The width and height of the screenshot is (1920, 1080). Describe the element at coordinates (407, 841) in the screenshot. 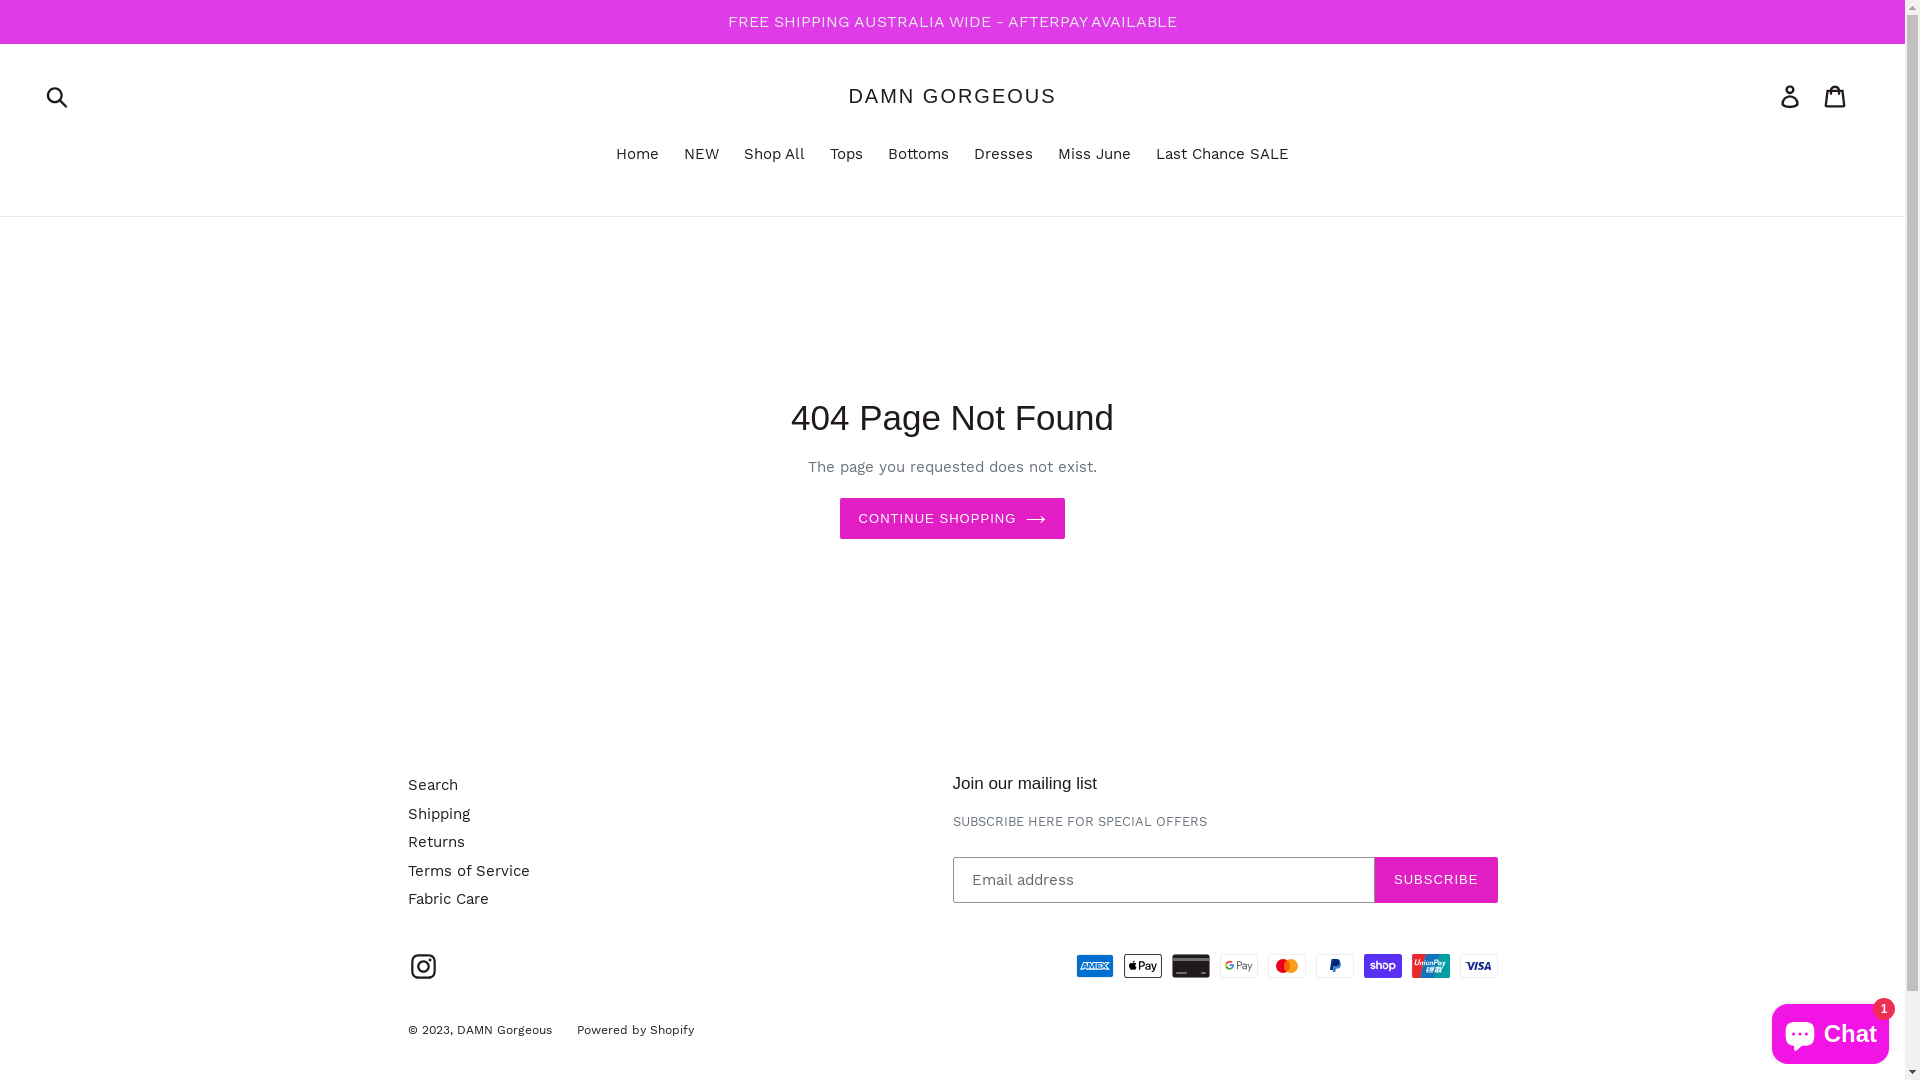

I see `'Returns'` at that location.